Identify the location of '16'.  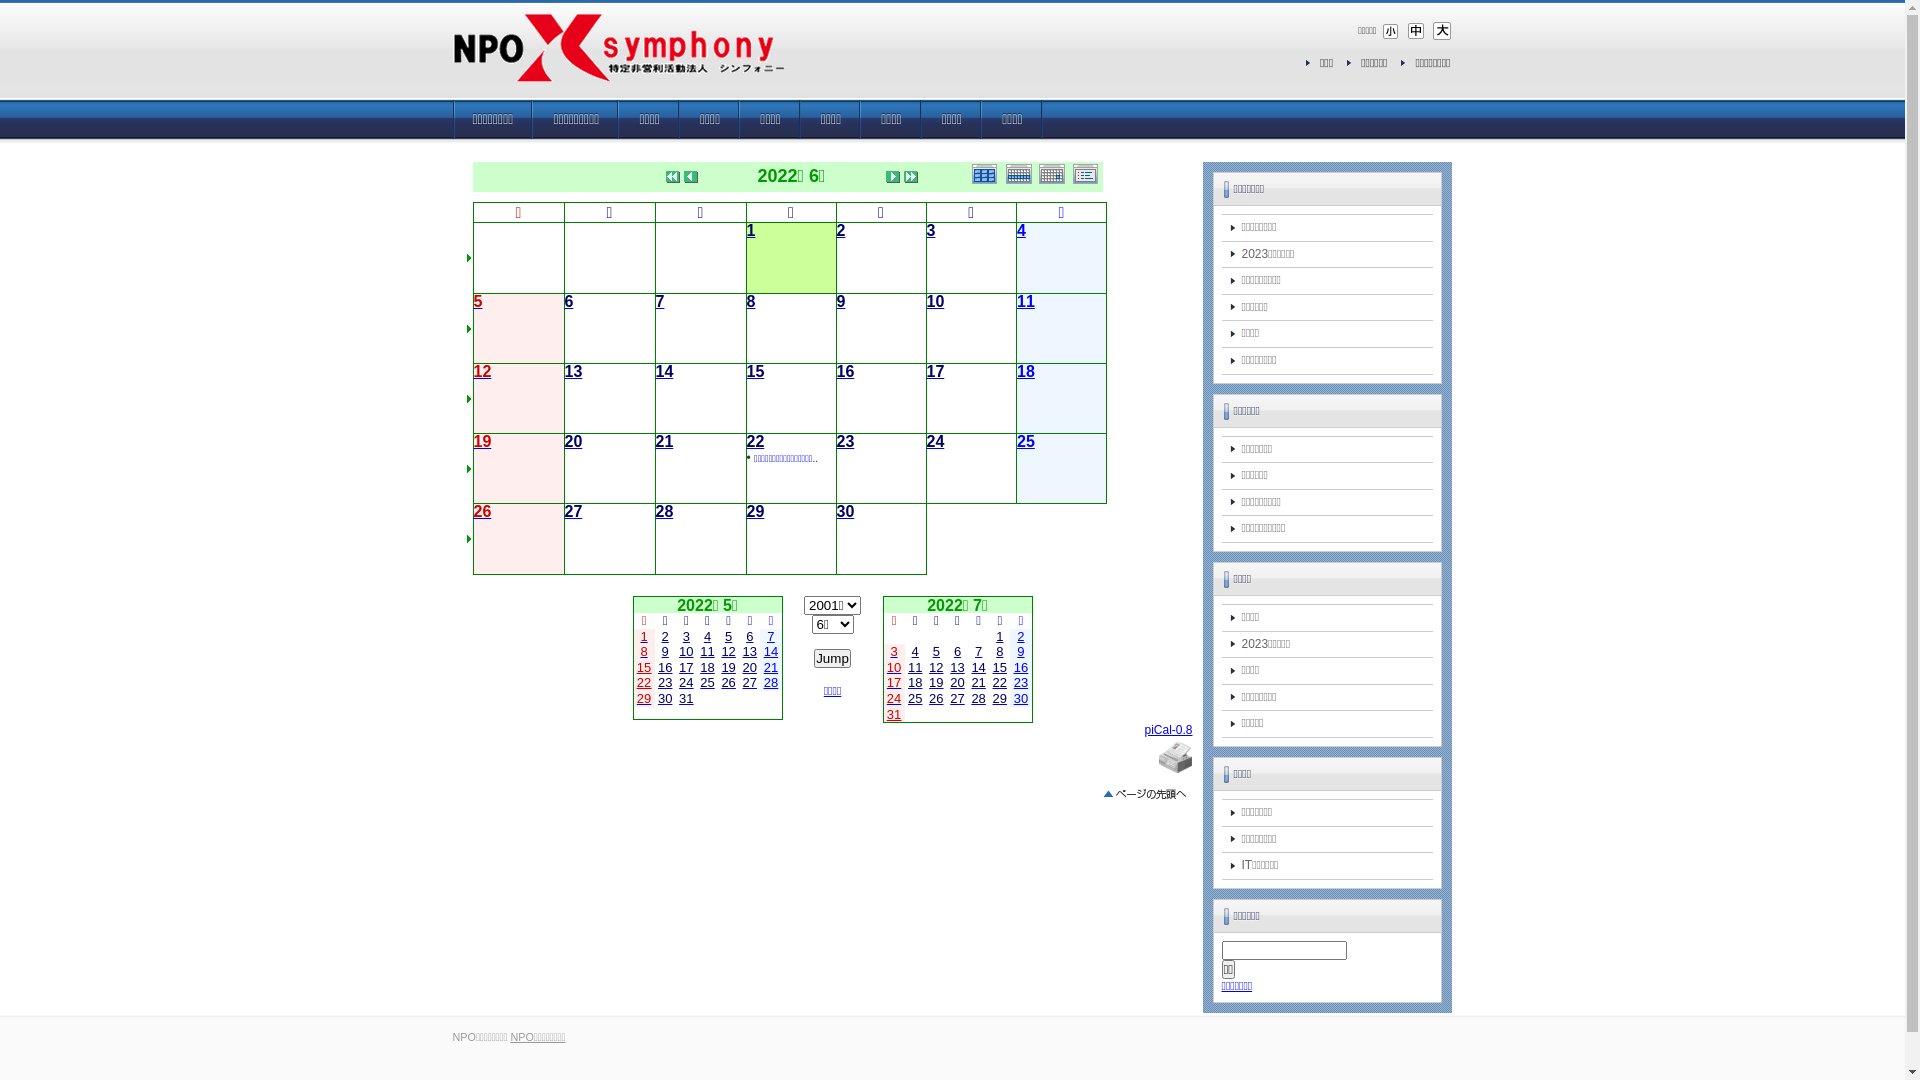
(844, 373).